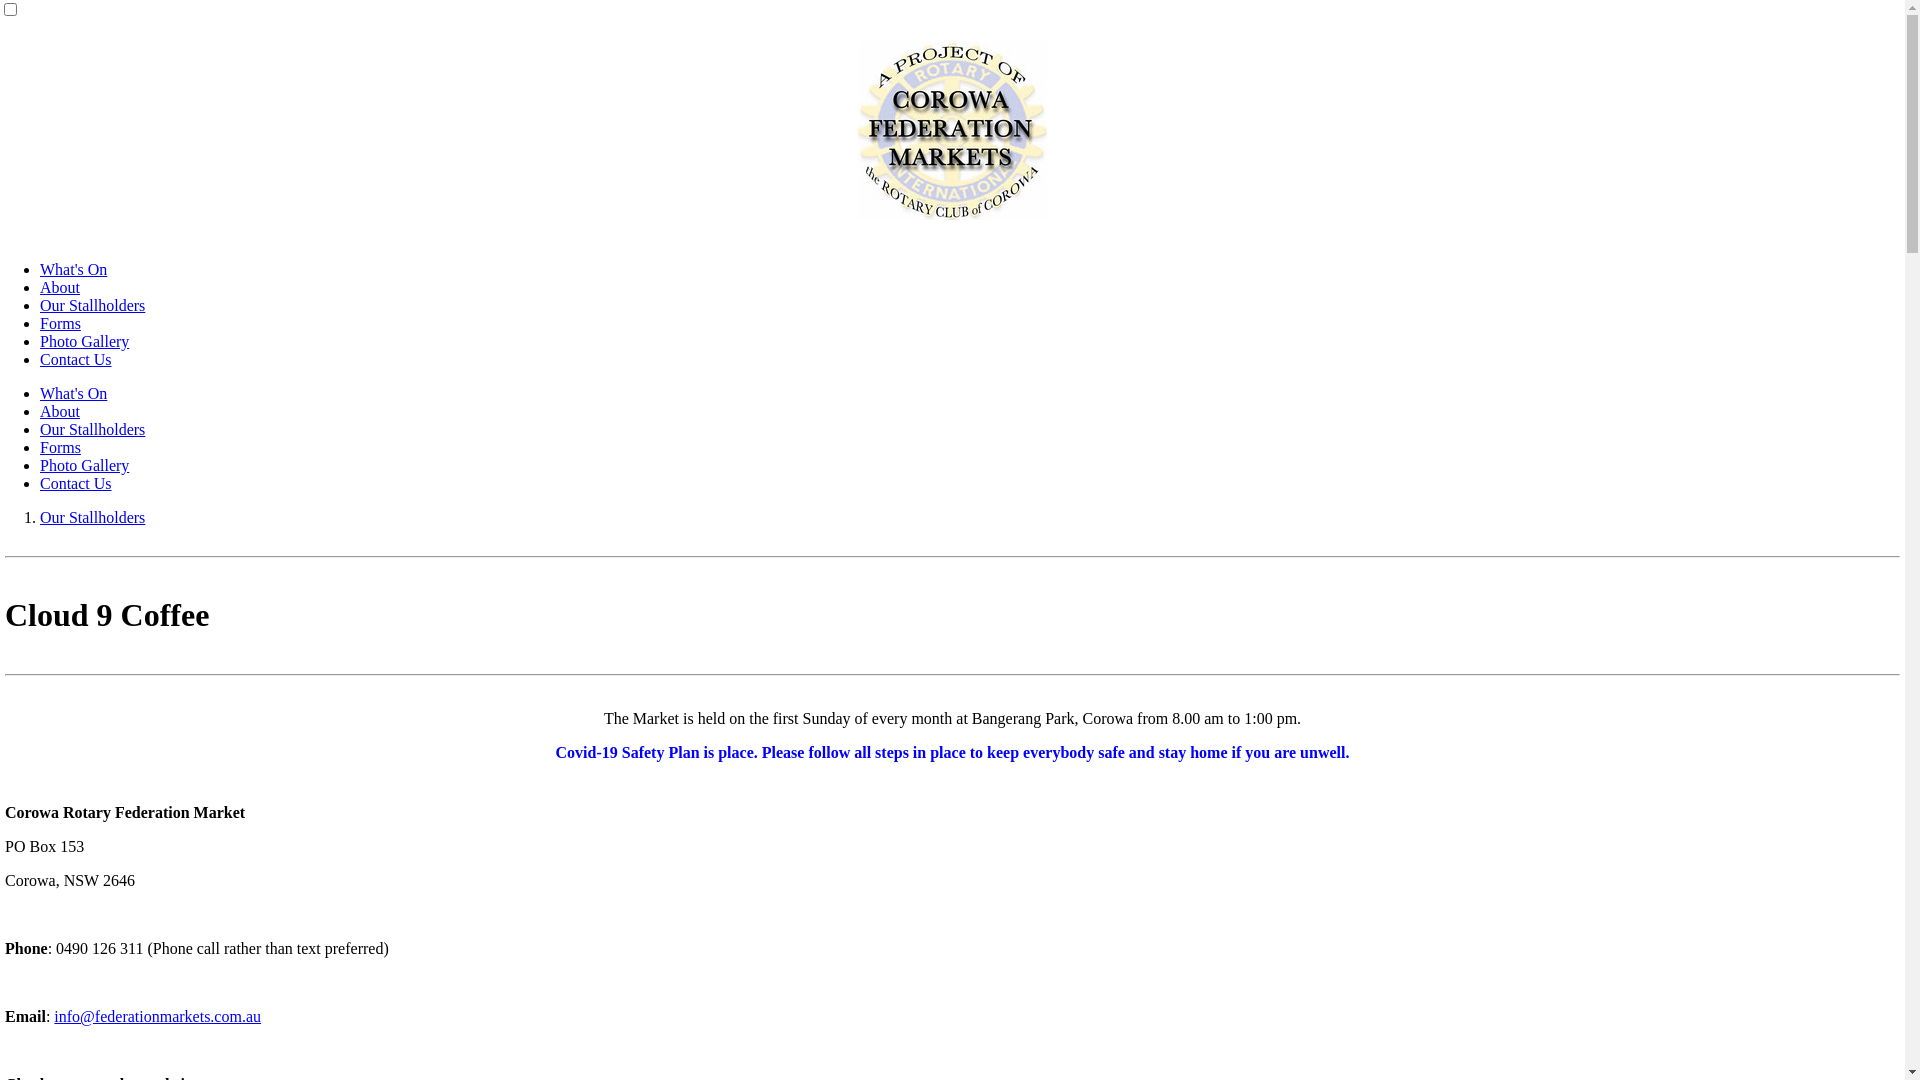 The height and width of the screenshot is (1080, 1920). What do you see at coordinates (73, 393) in the screenshot?
I see `'What's On'` at bounding box center [73, 393].